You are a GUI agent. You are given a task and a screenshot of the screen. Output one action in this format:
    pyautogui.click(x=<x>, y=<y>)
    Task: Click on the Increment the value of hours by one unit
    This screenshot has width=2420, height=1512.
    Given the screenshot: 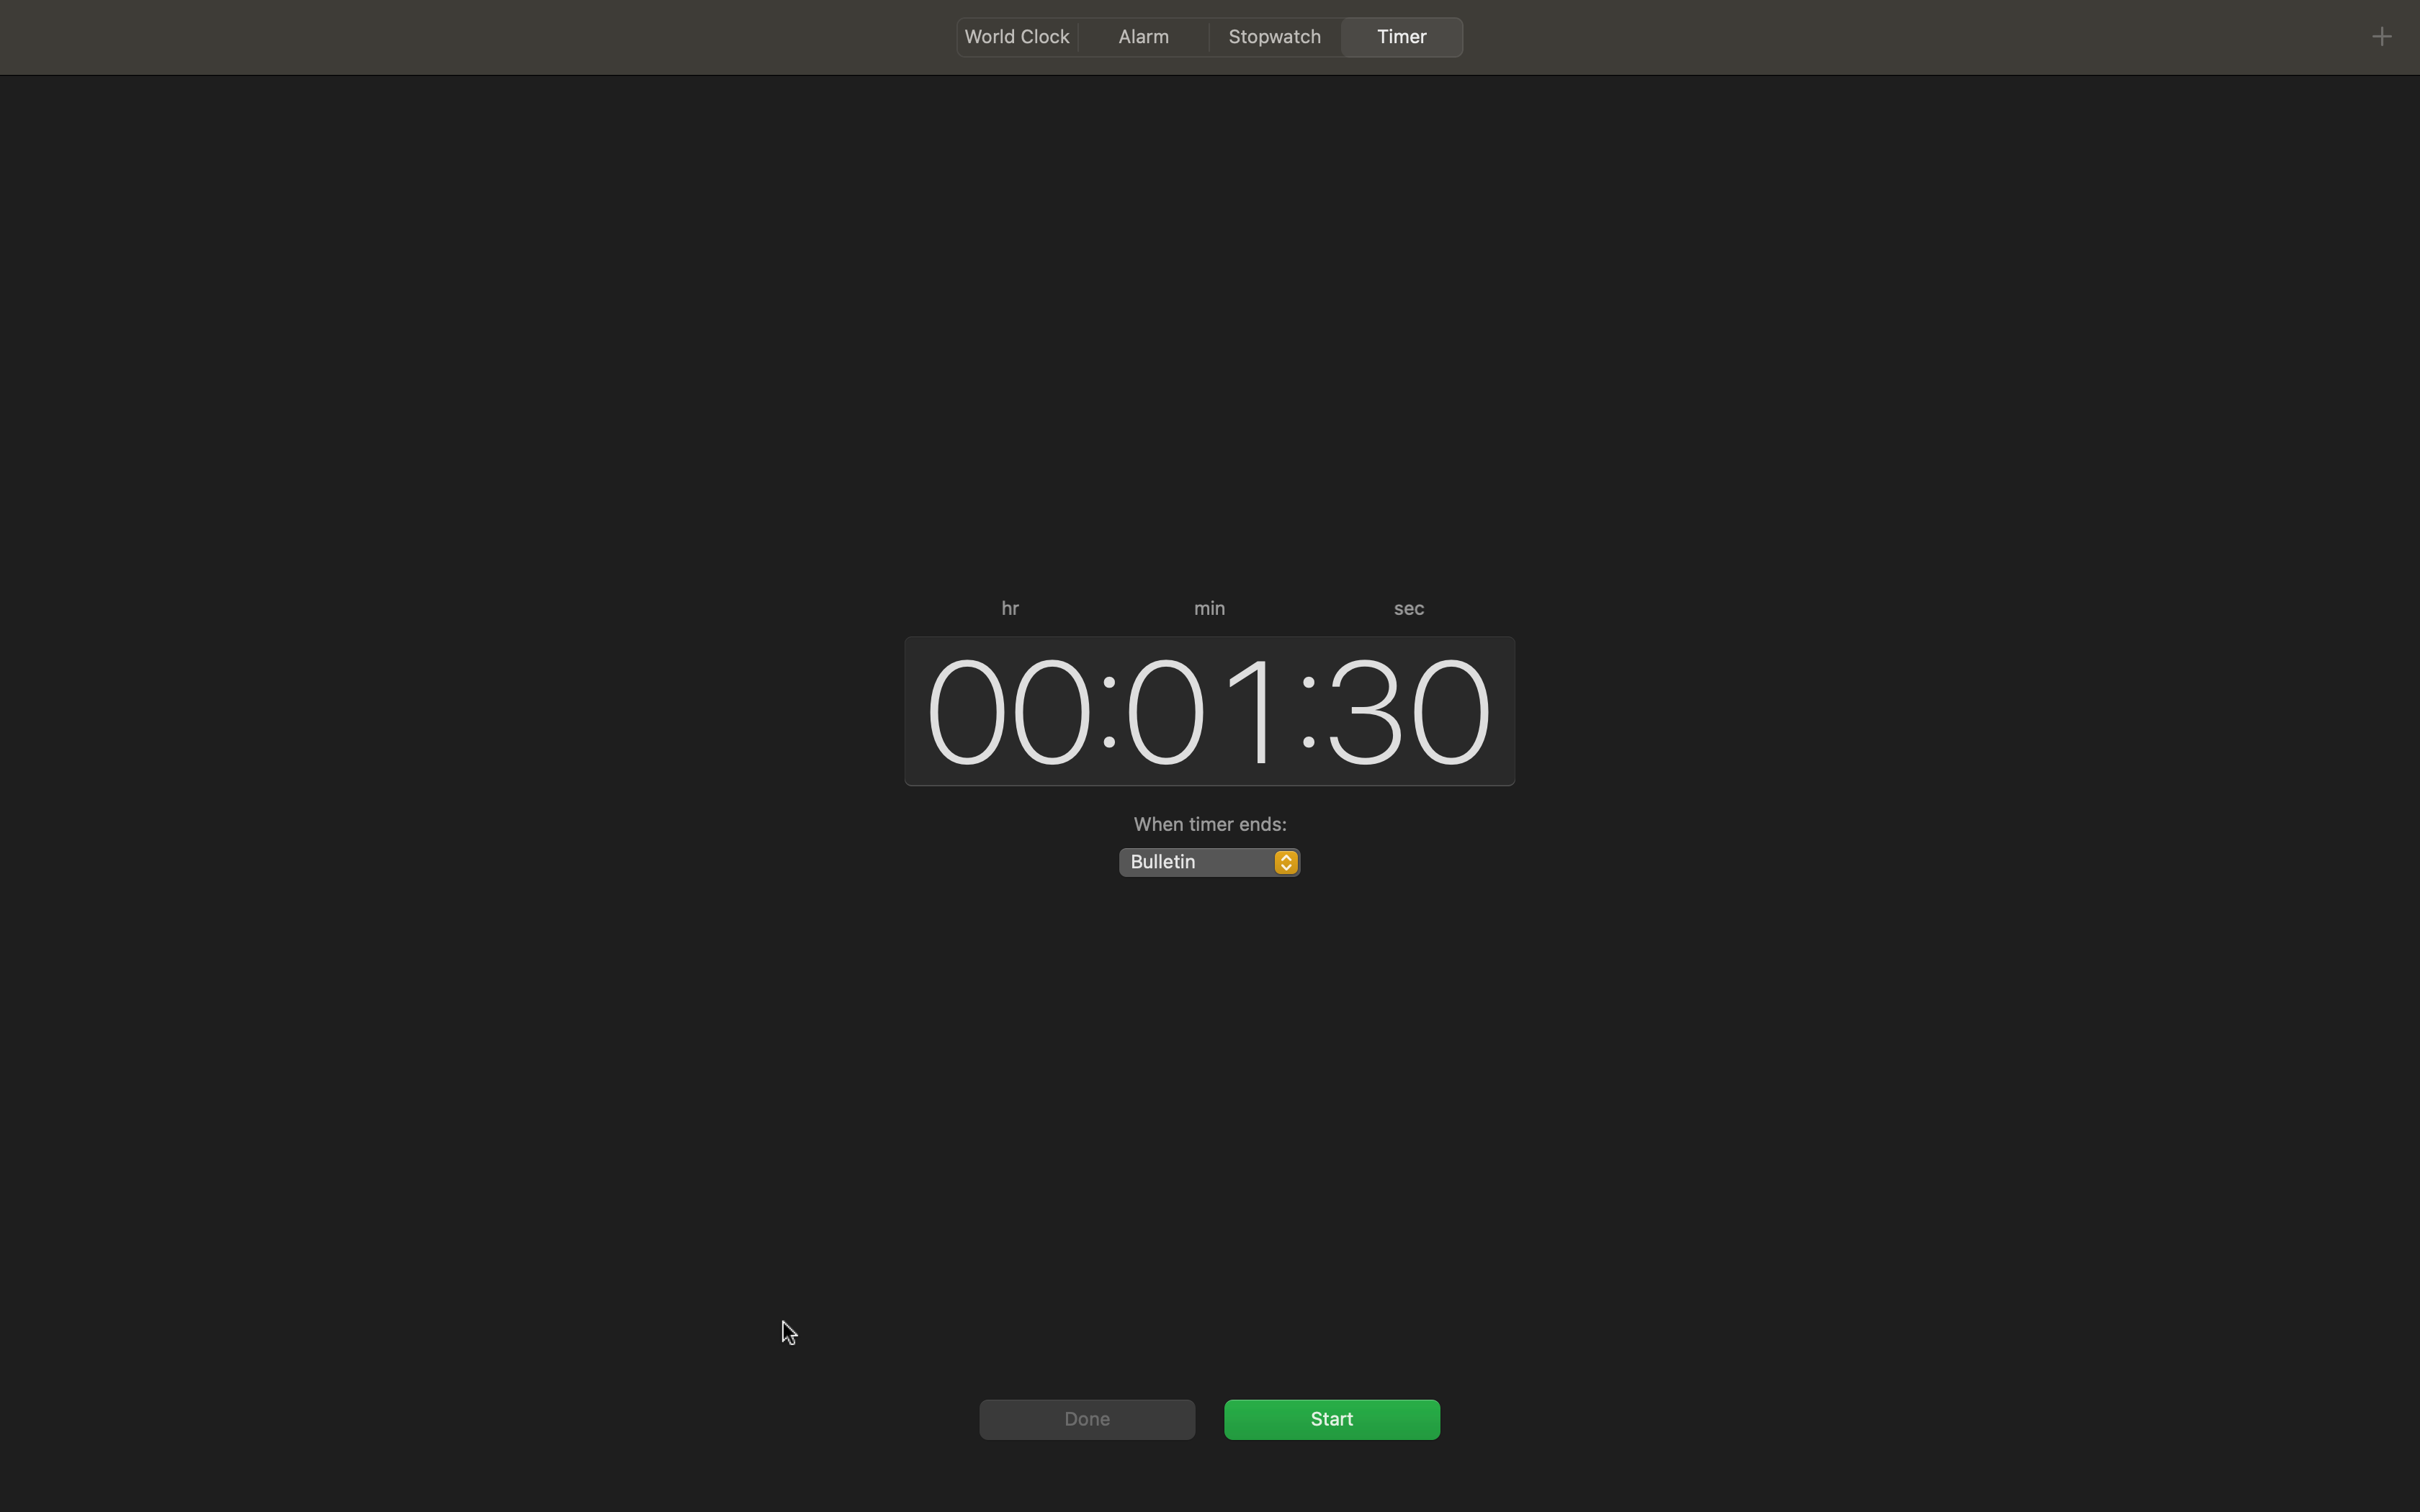 What is the action you would take?
    pyautogui.click(x=1000, y=707)
    